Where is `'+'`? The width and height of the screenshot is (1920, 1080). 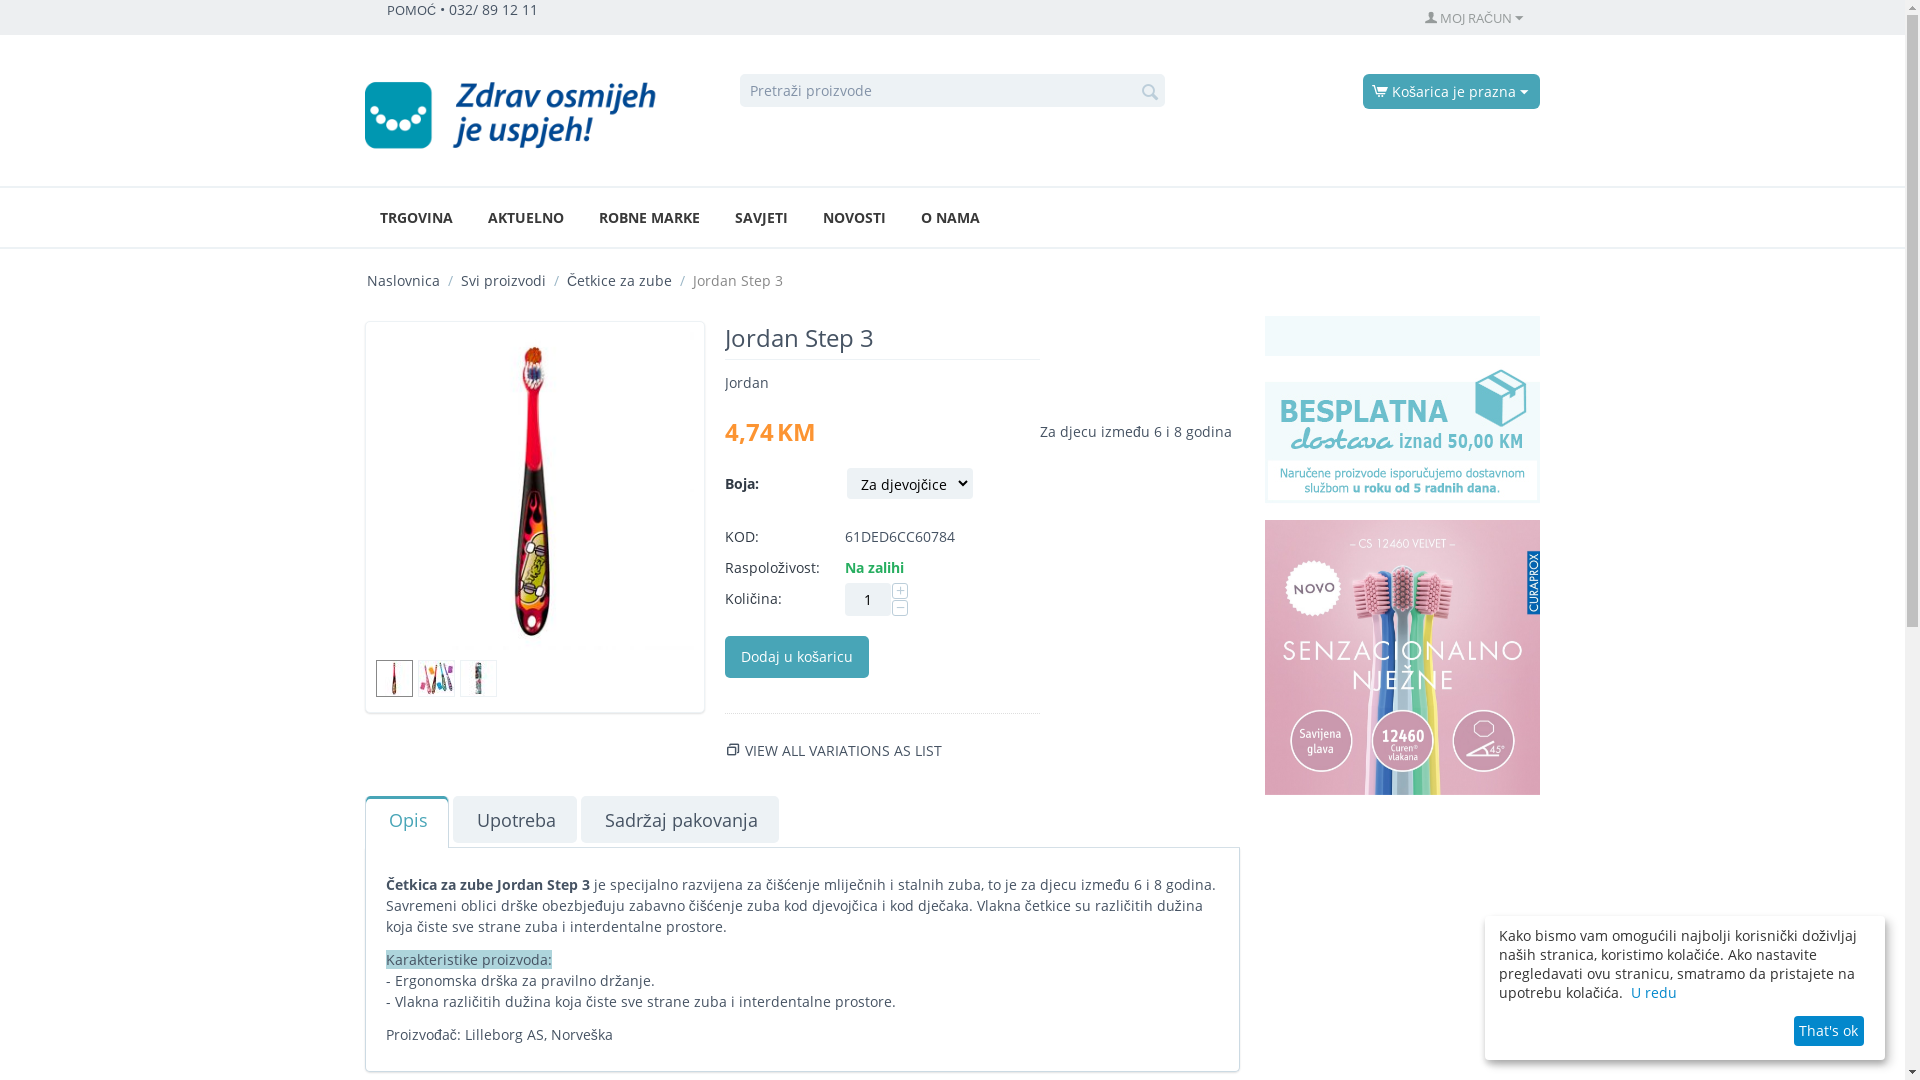 '+' is located at coordinates (899, 589).